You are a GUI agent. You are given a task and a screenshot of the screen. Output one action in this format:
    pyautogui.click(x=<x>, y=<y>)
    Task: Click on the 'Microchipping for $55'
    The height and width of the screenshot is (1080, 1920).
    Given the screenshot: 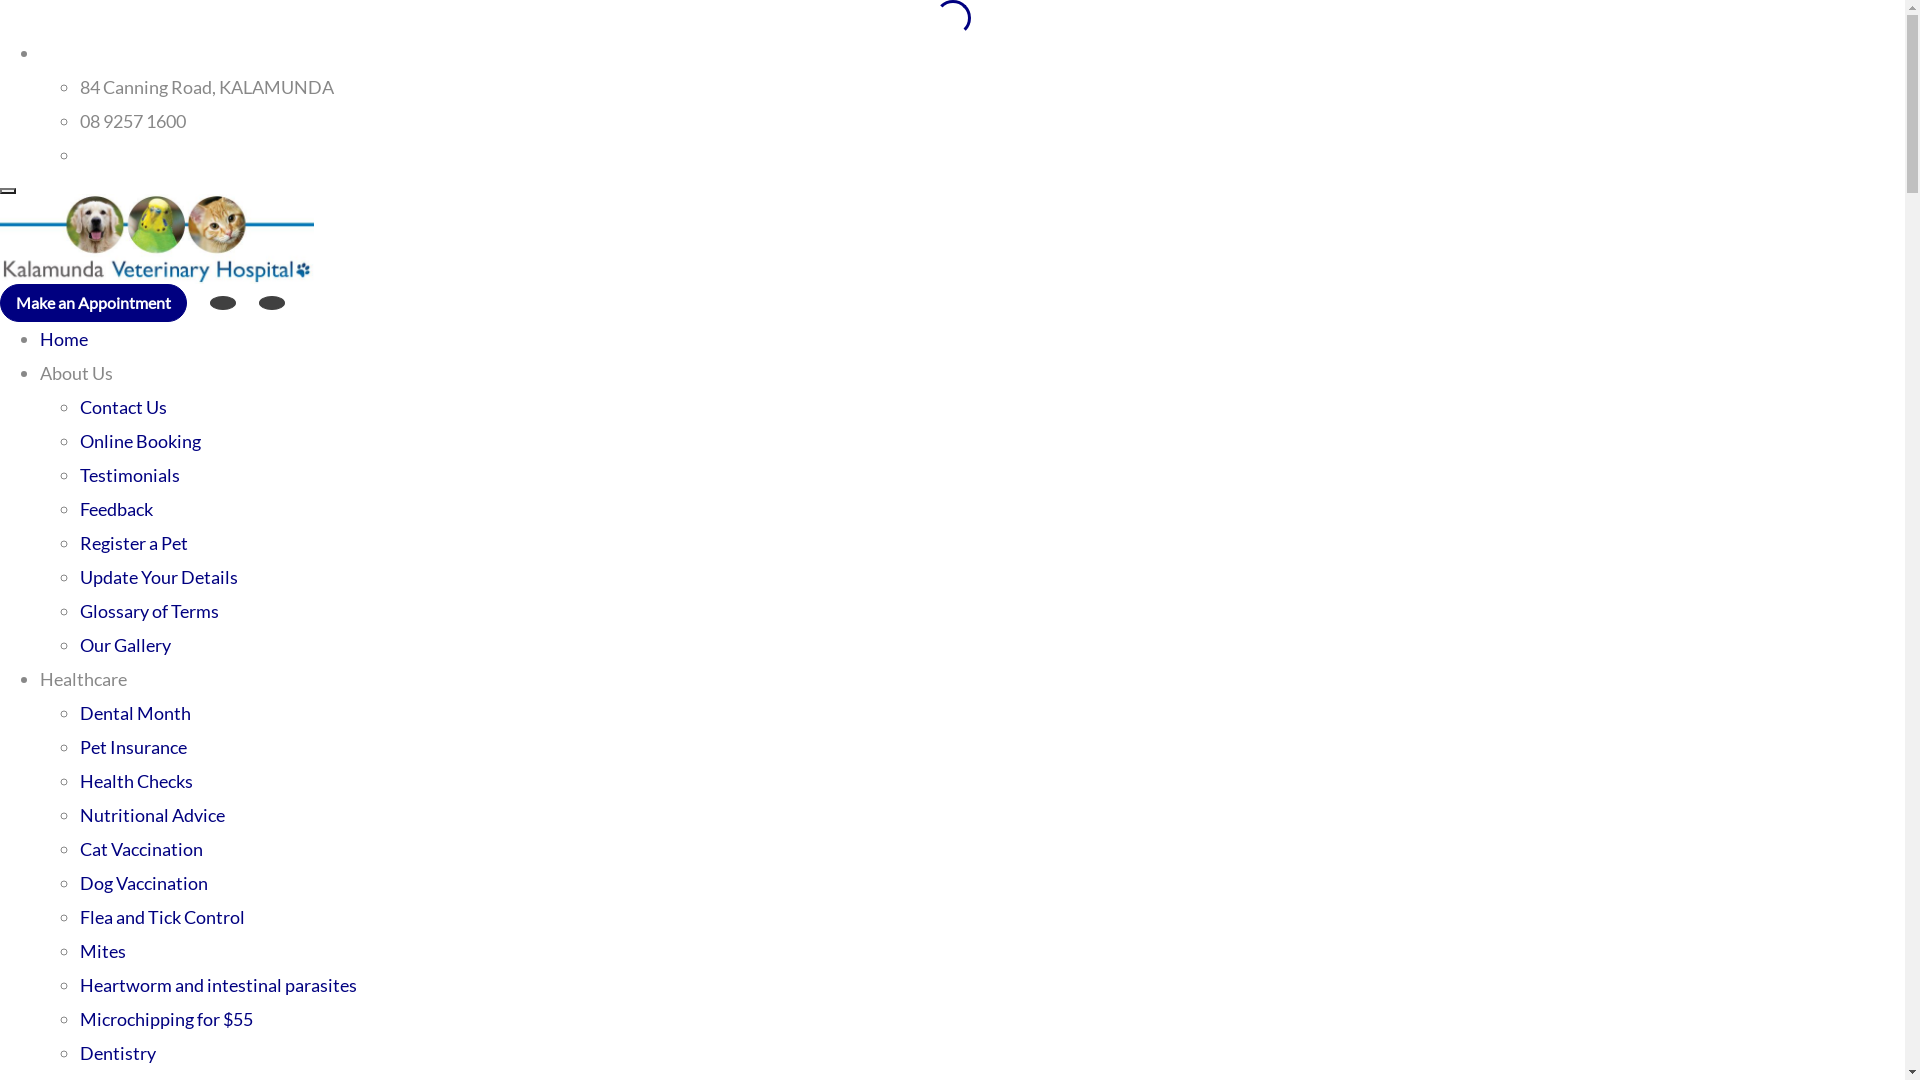 What is the action you would take?
    pyautogui.click(x=80, y=1018)
    